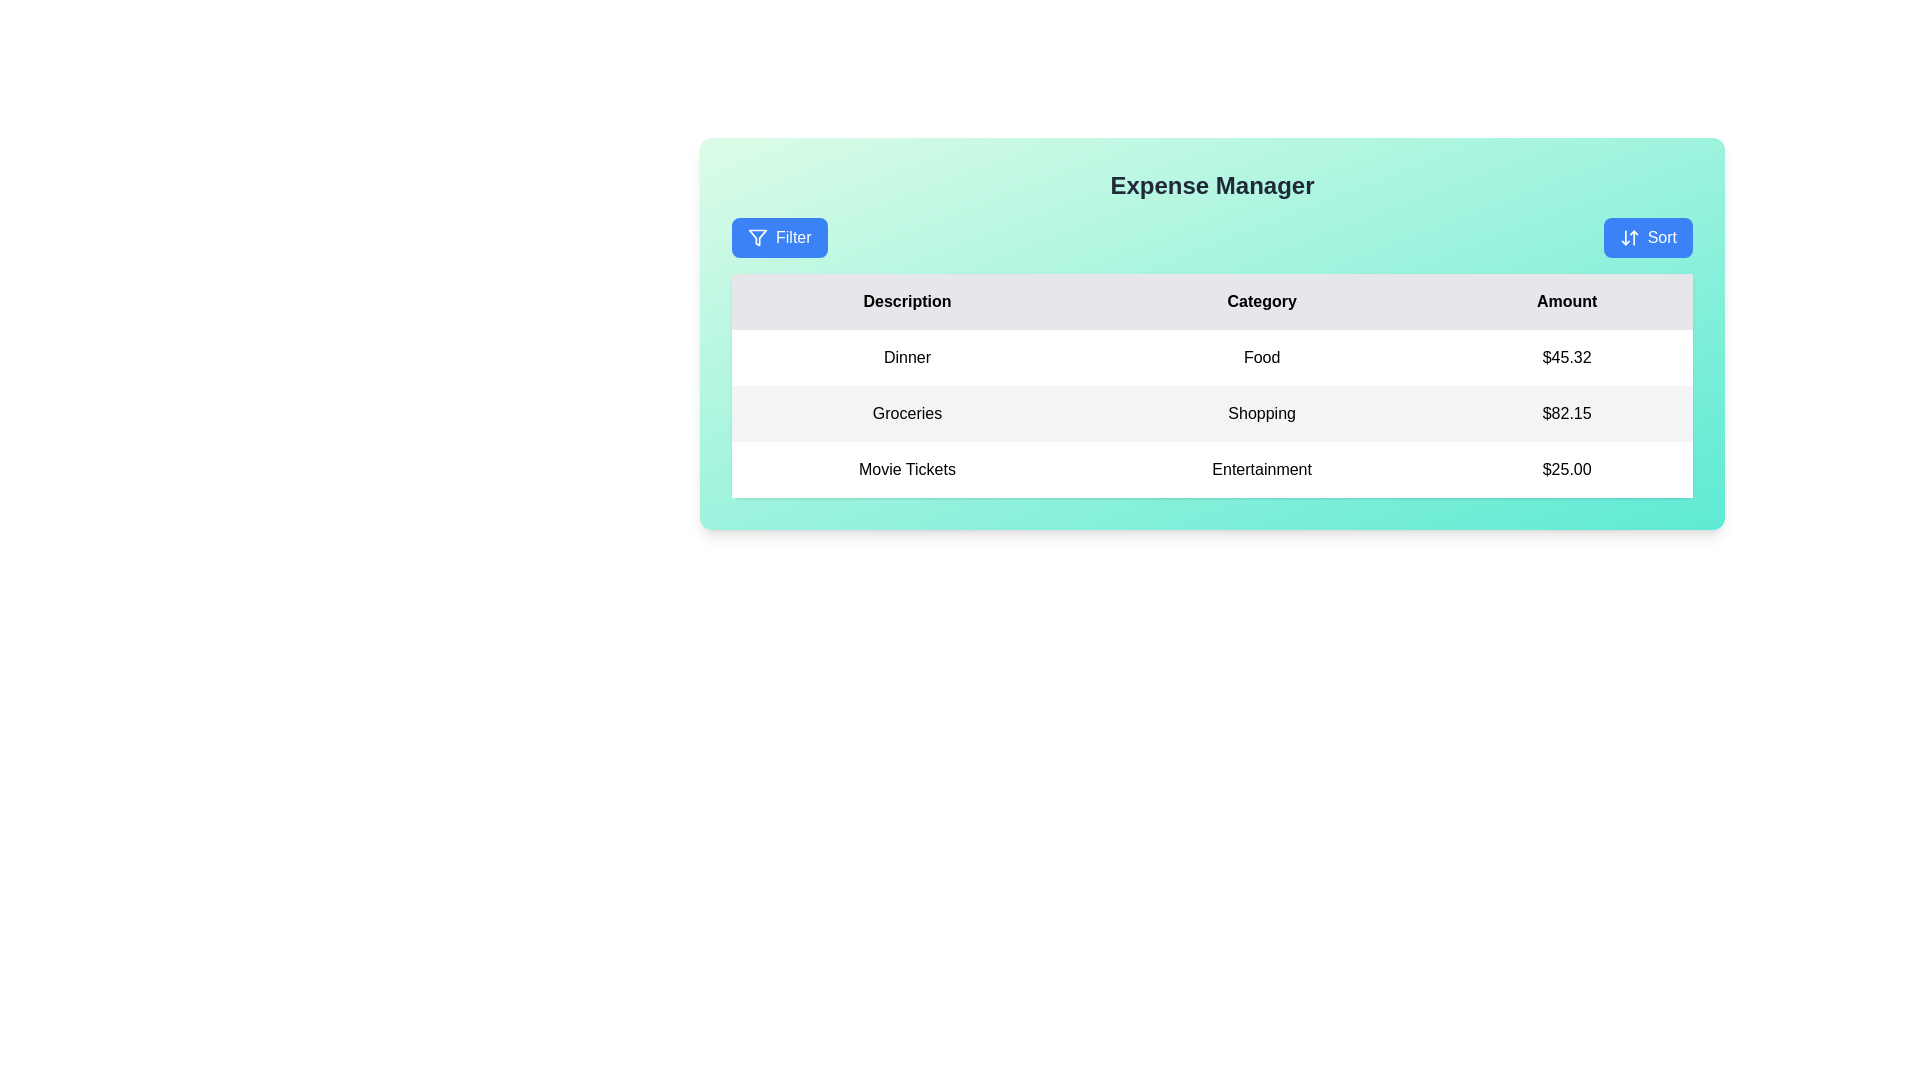 This screenshot has width=1920, height=1080. What do you see at coordinates (1261, 412) in the screenshot?
I see `the text label displaying 'Shopping' in the second row of the table under the 'Category' column, positioned between 'Groceries' and '$82.15'` at bounding box center [1261, 412].